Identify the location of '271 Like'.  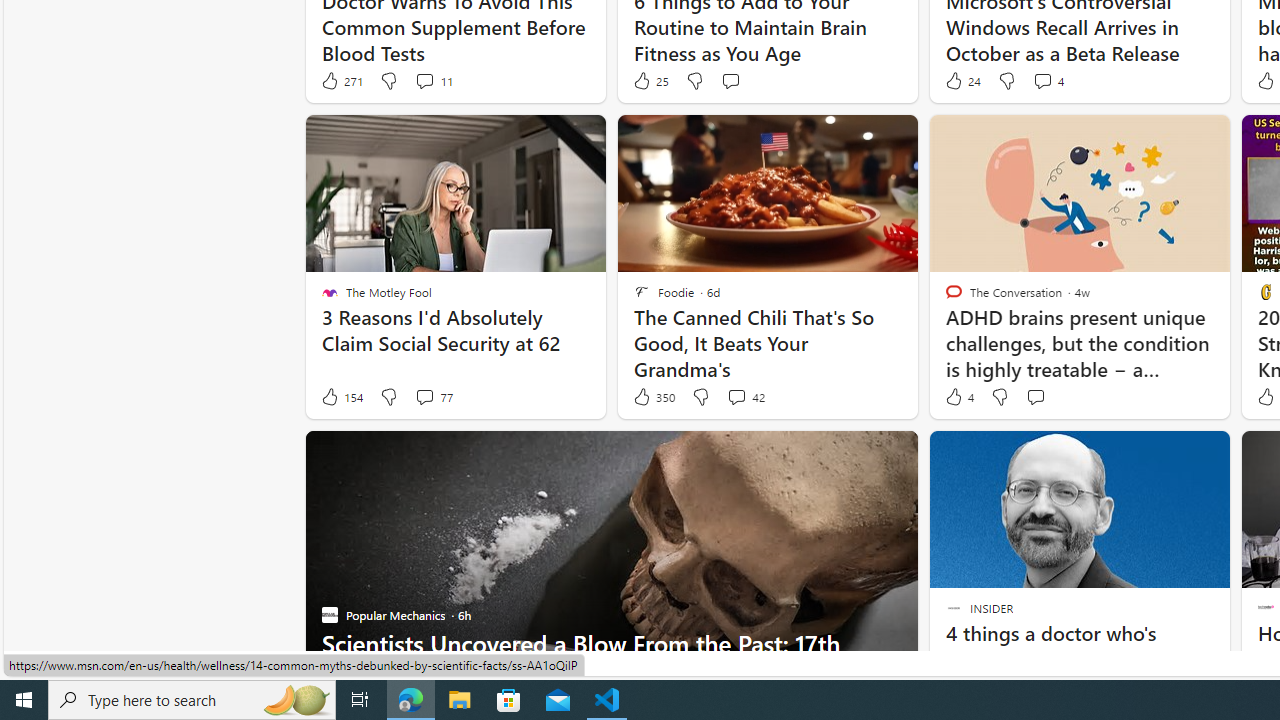
(341, 80).